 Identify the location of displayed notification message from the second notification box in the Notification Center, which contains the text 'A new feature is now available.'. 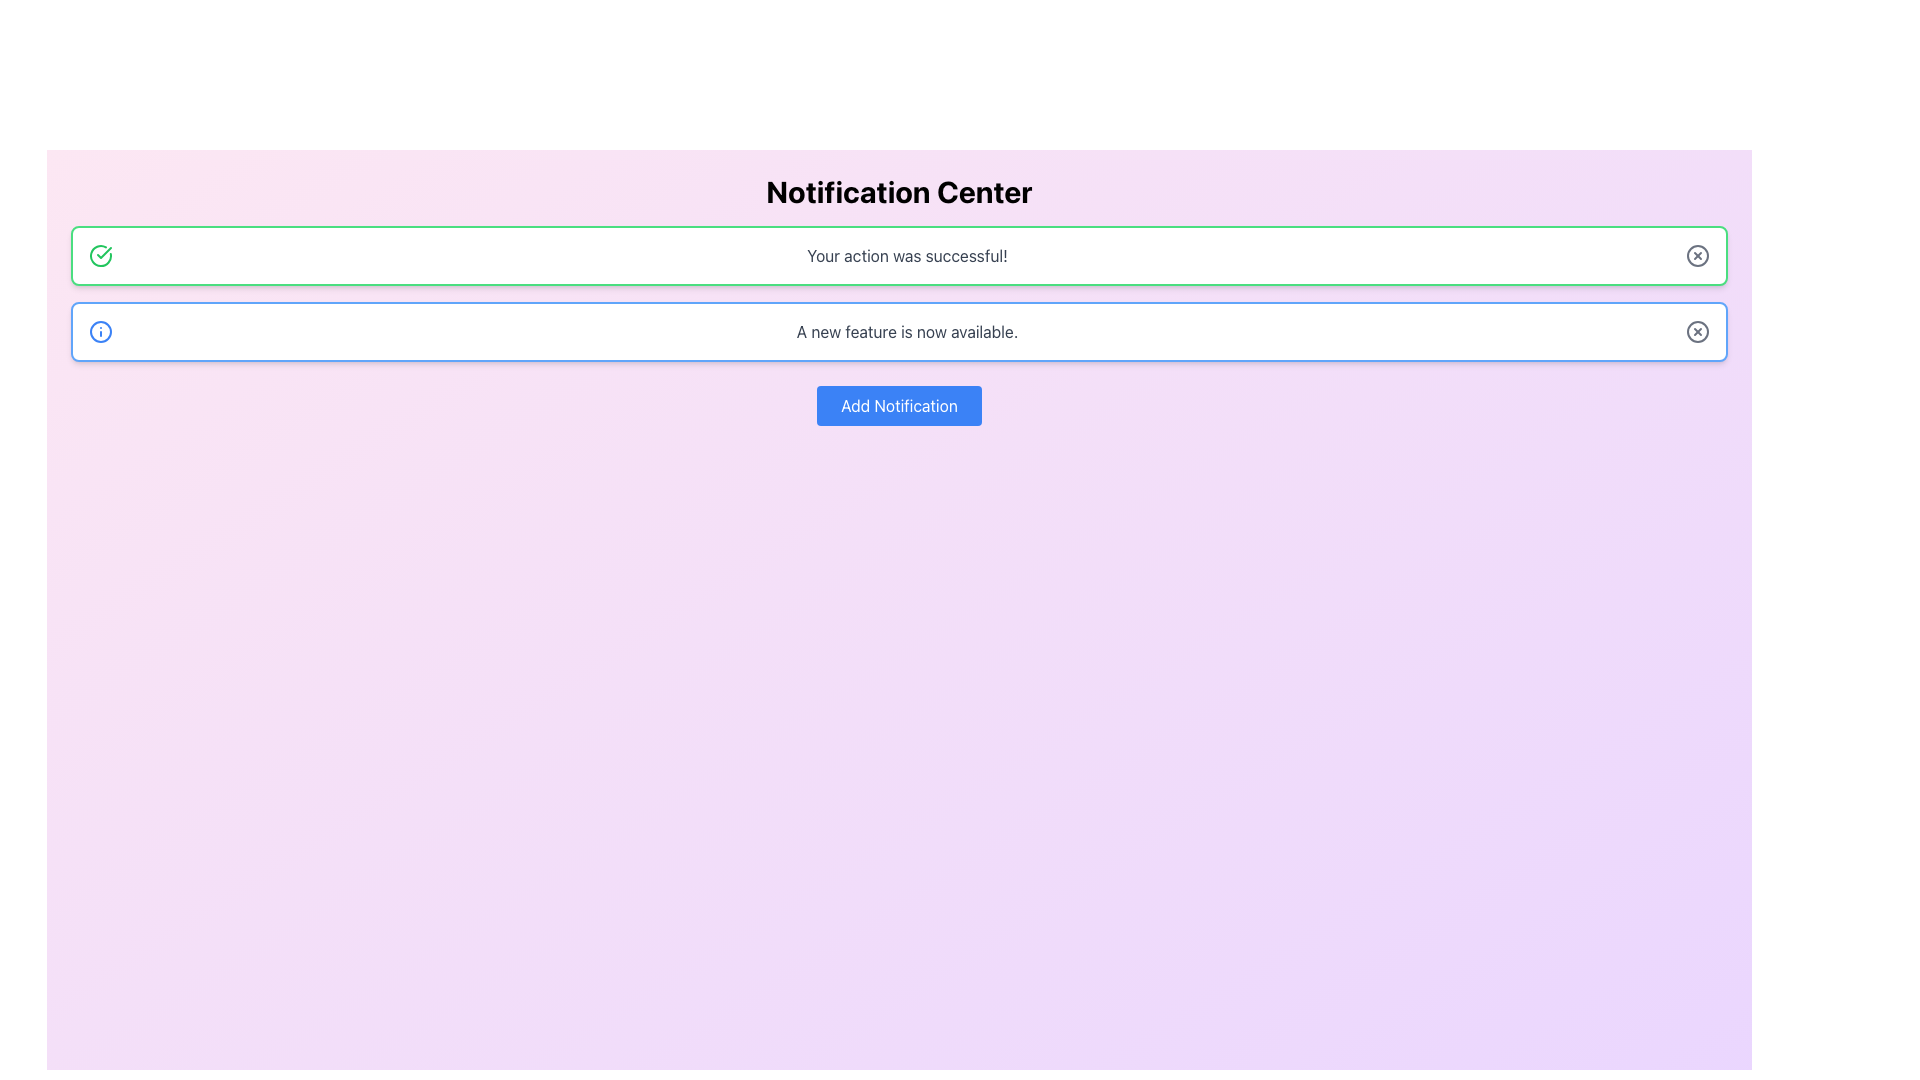
(898, 330).